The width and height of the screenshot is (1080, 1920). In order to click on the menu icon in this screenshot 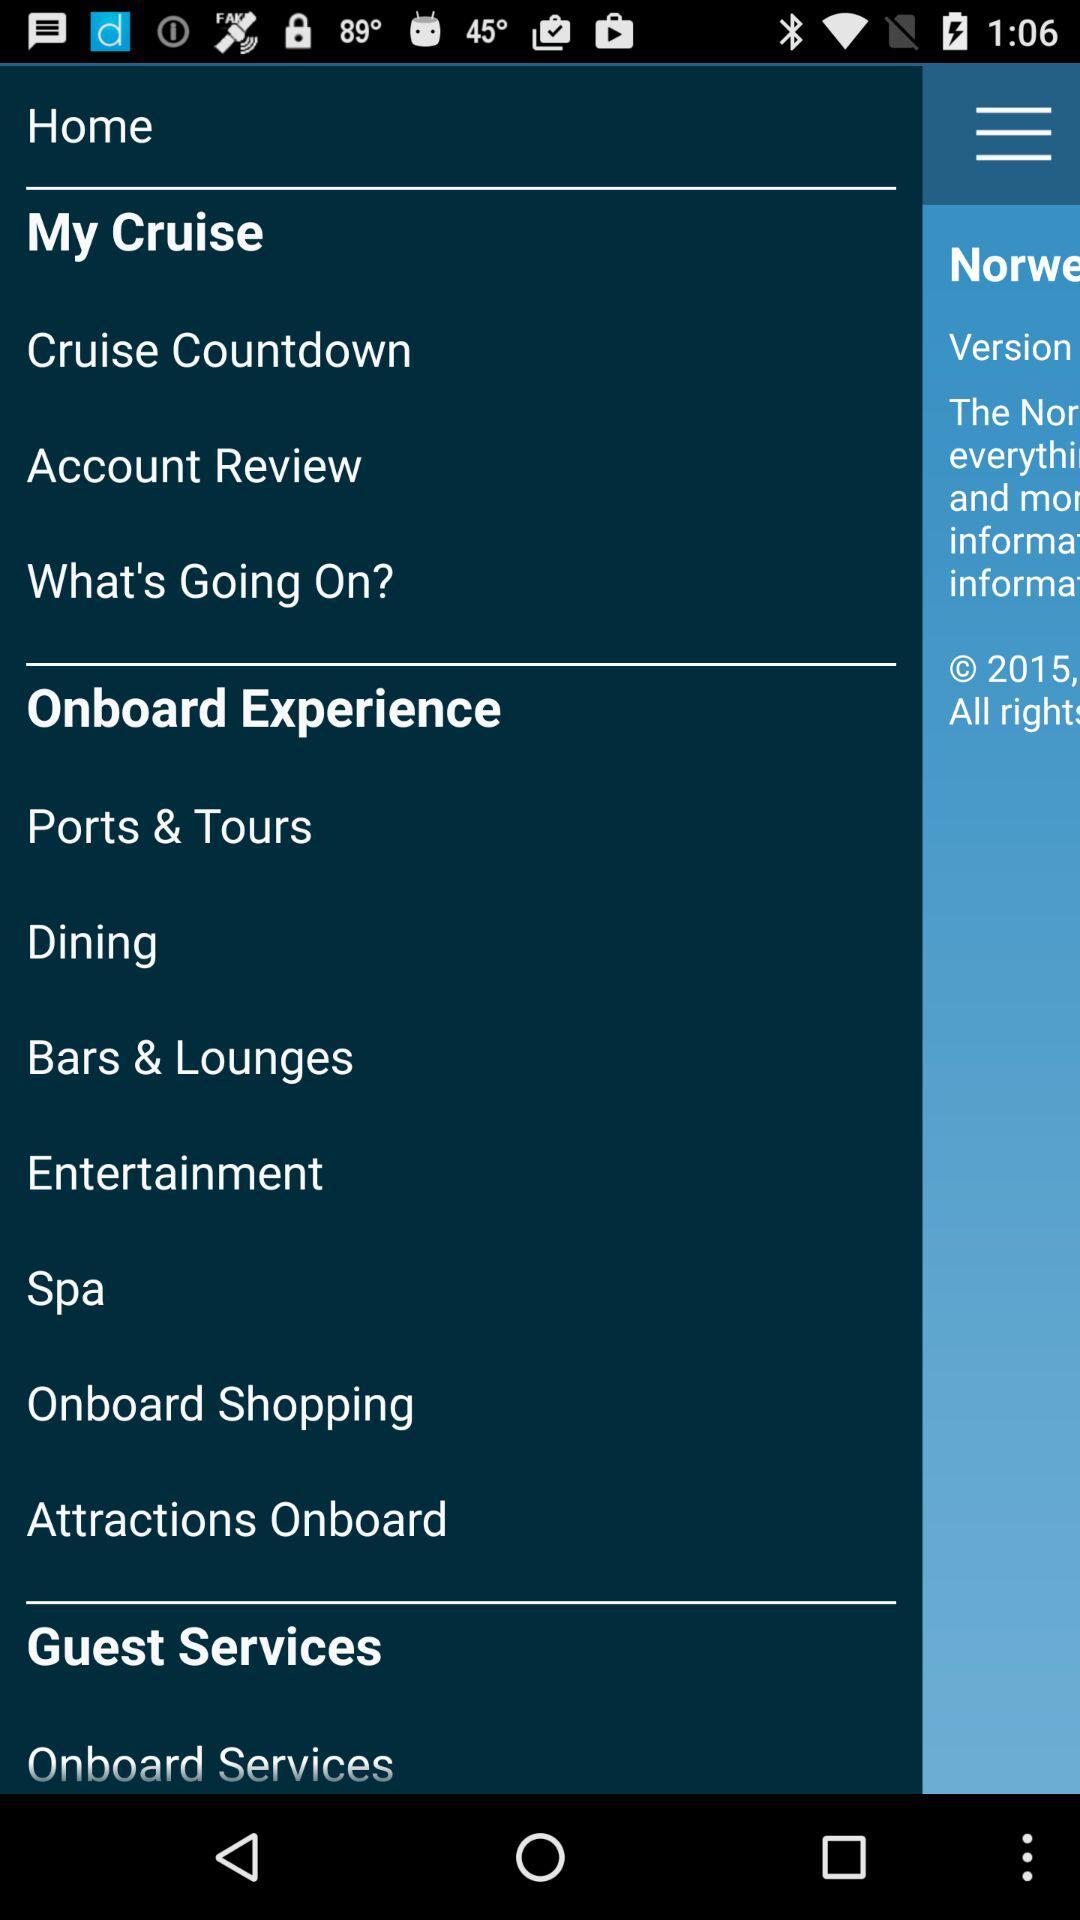, I will do `click(1014, 142)`.